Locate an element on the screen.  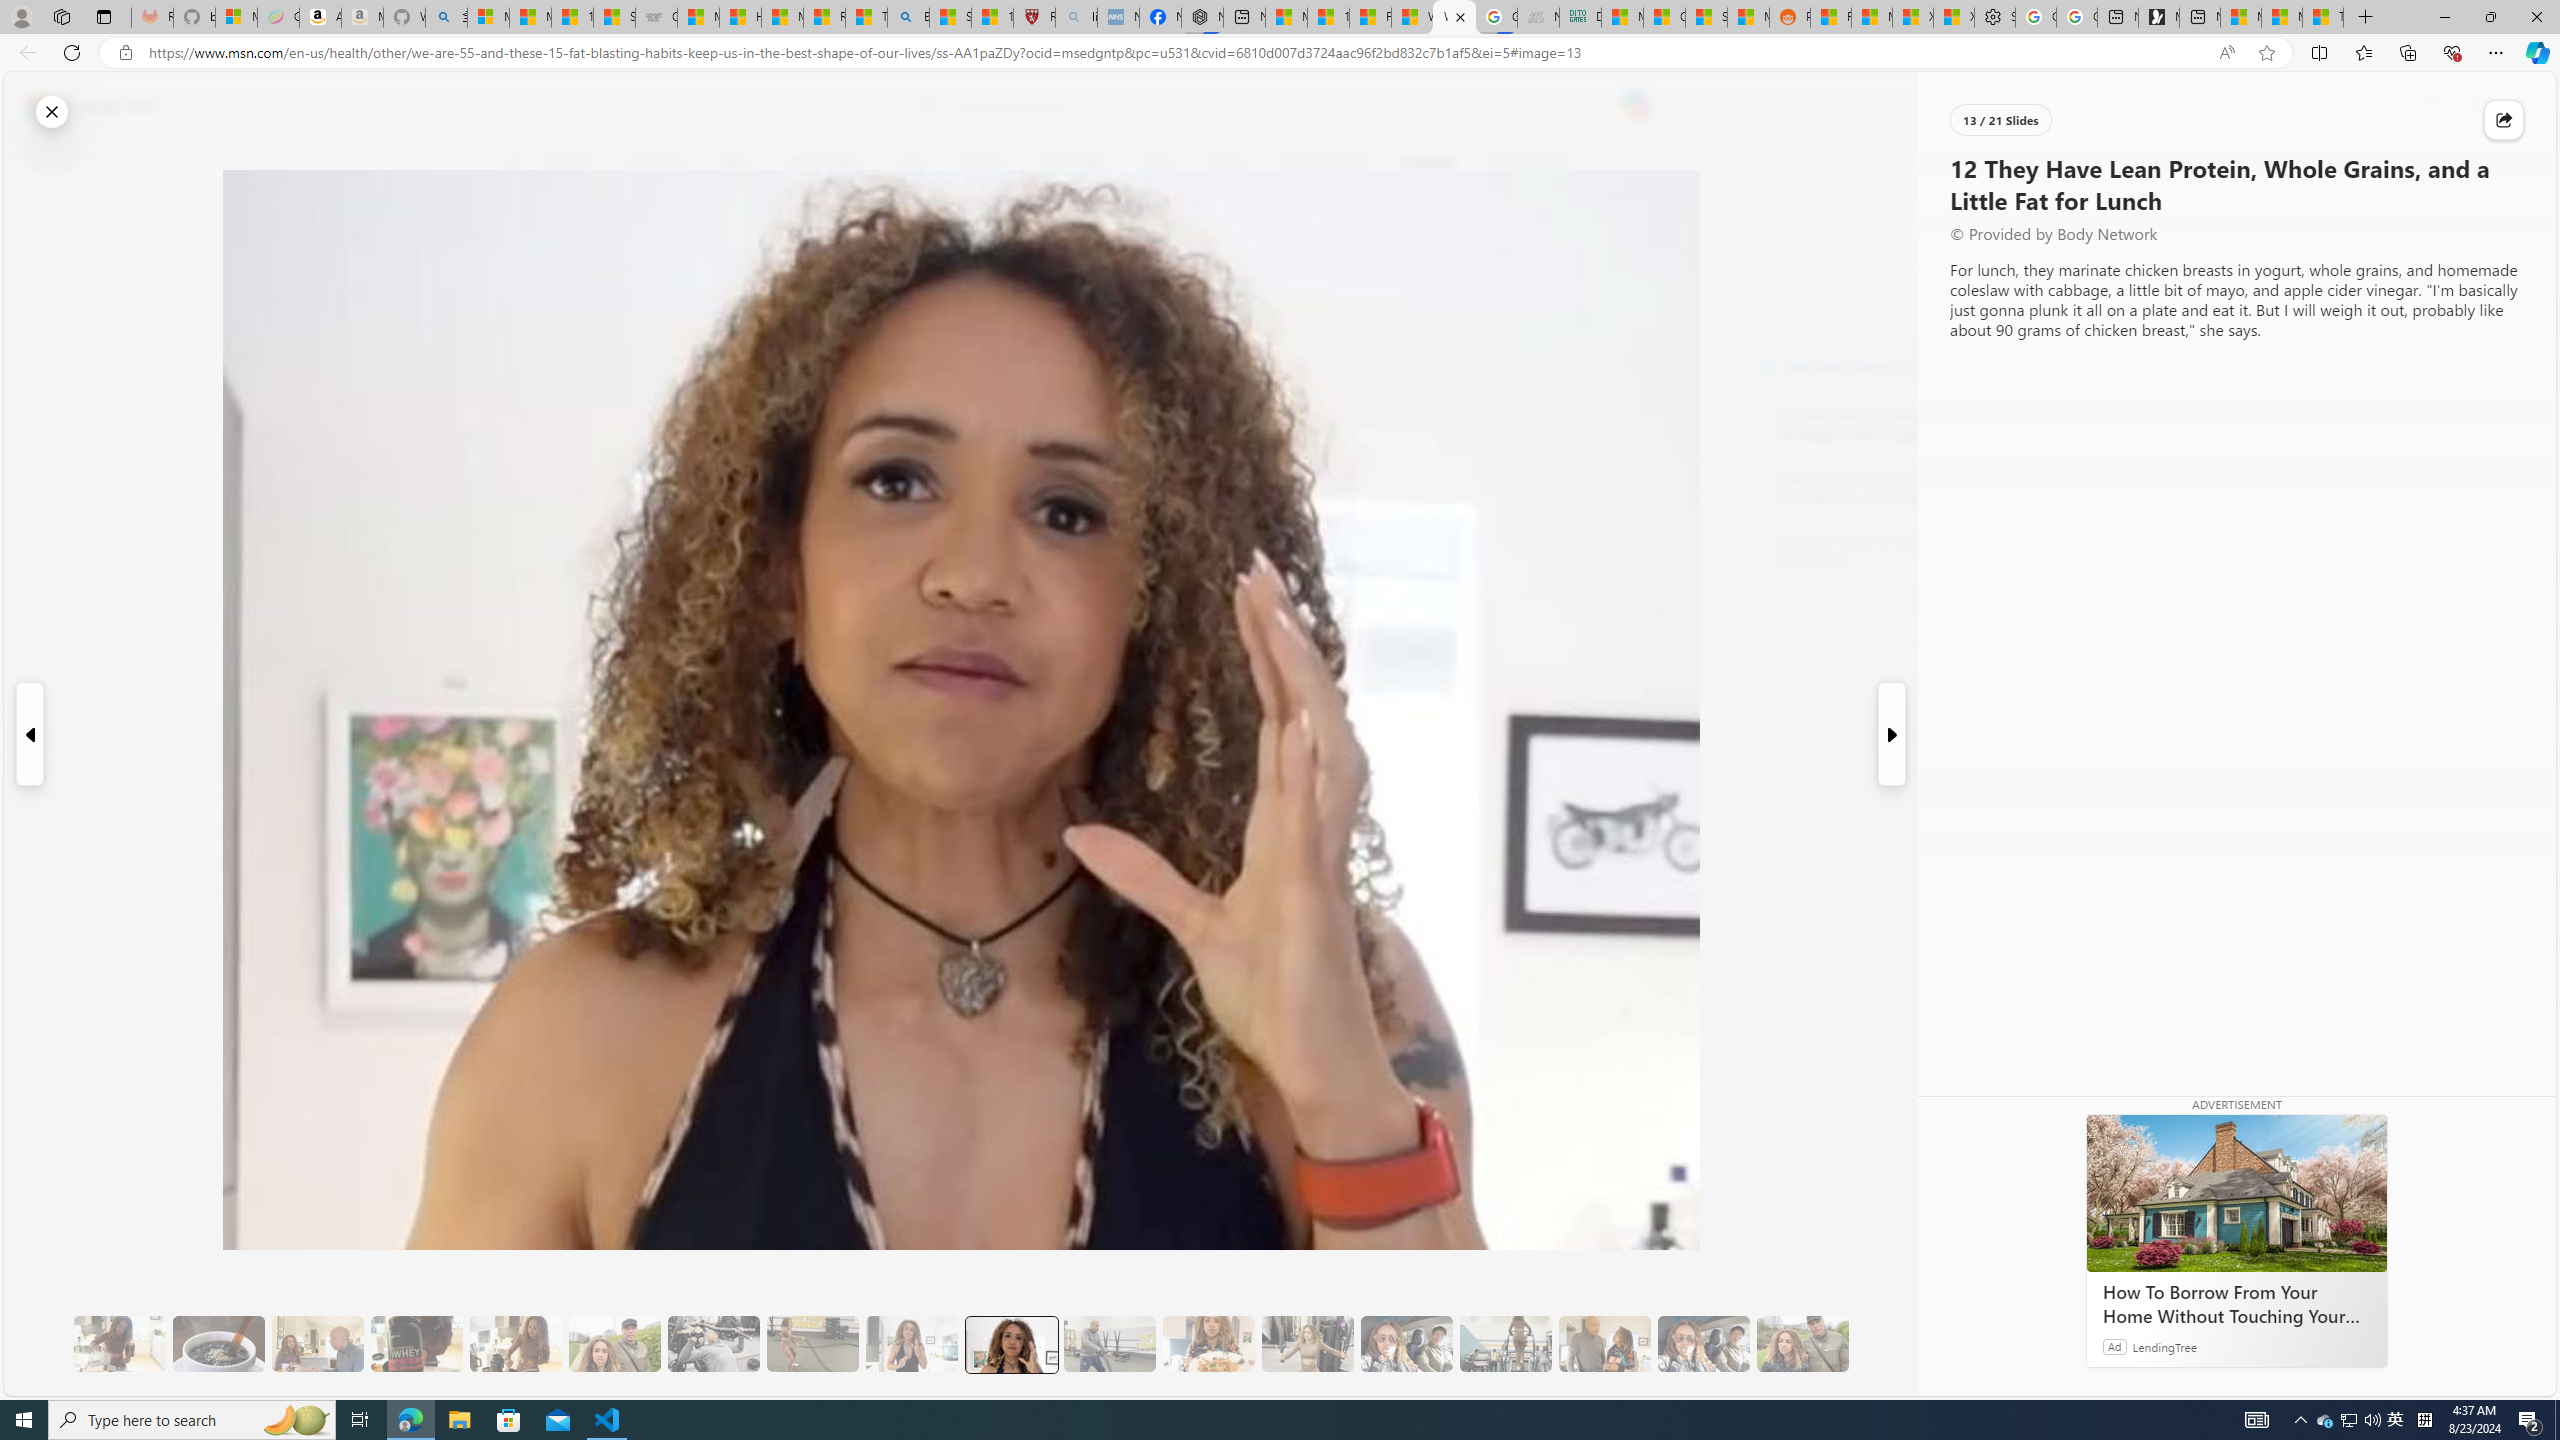
'Ad' is located at coordinates (2113, 1345).